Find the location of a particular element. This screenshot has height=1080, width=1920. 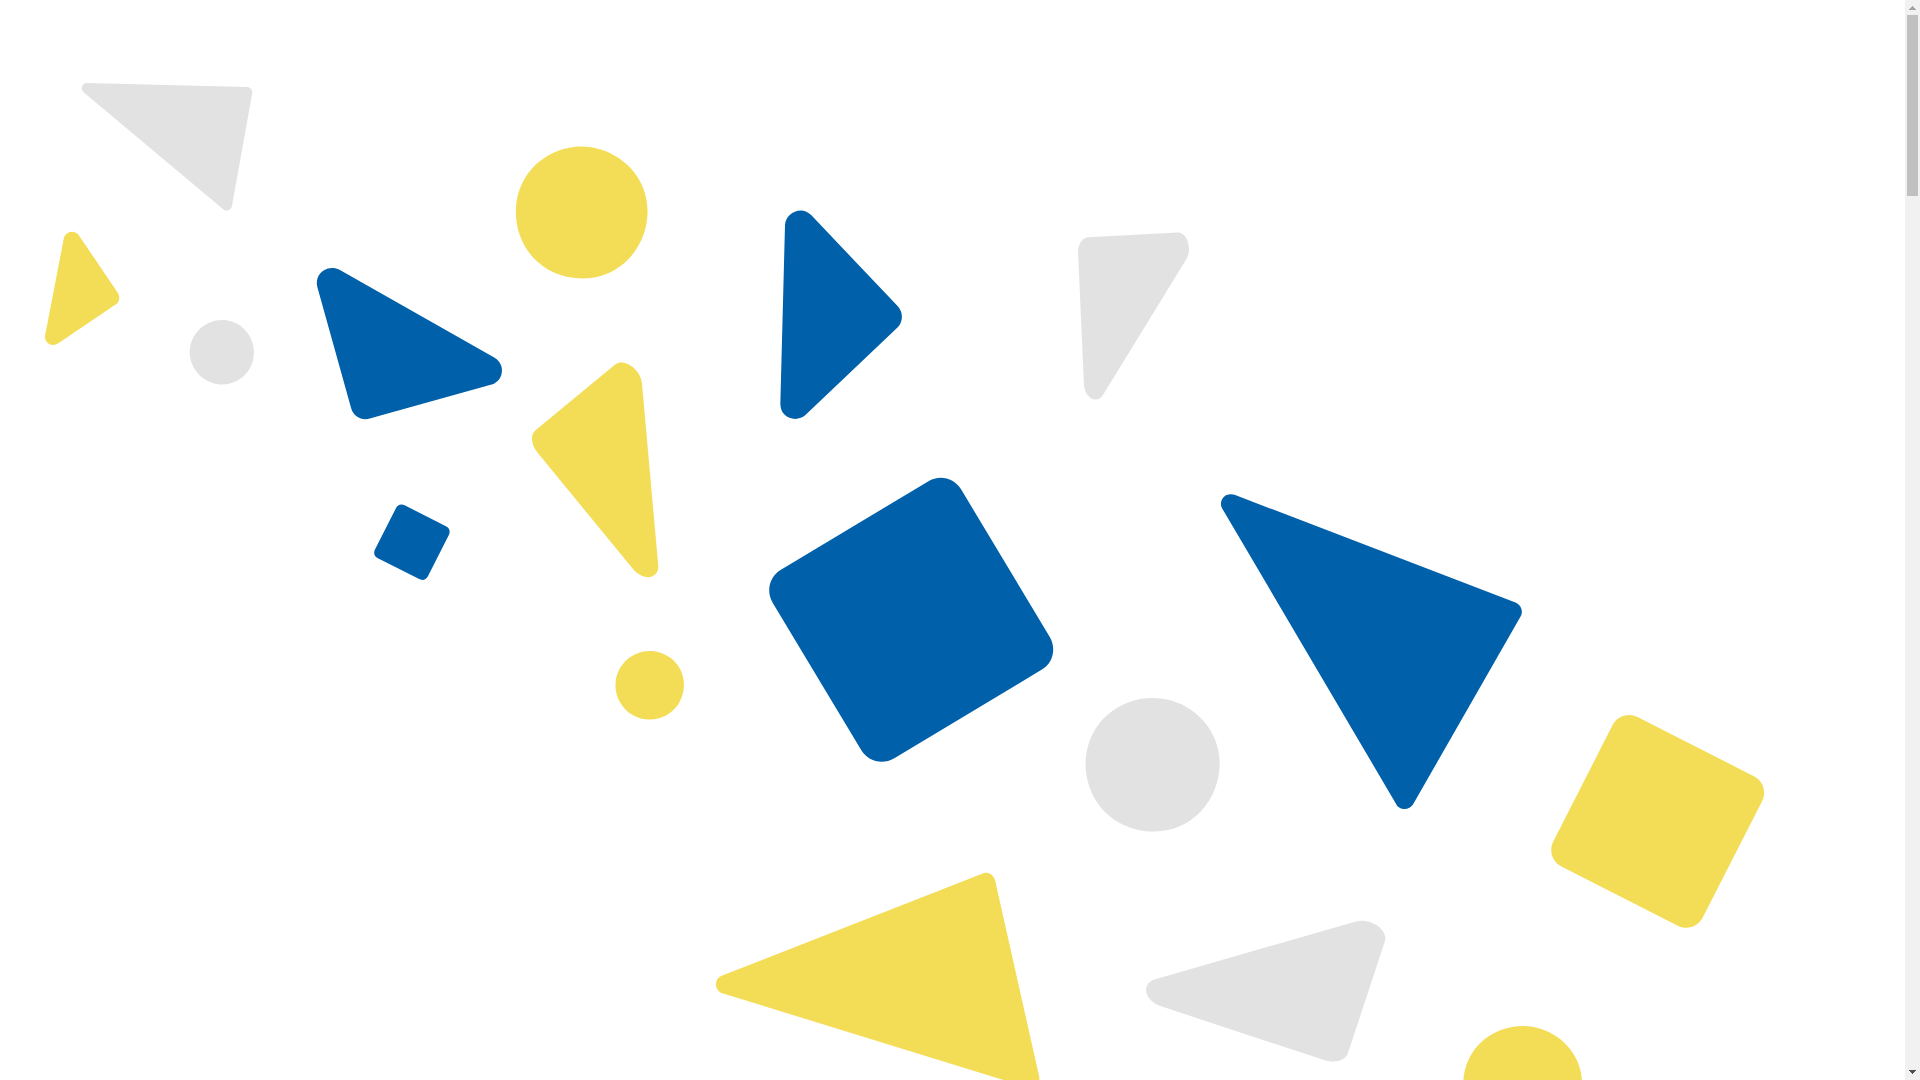

'Naar de inhoud' is located at coordinates (8, 8).